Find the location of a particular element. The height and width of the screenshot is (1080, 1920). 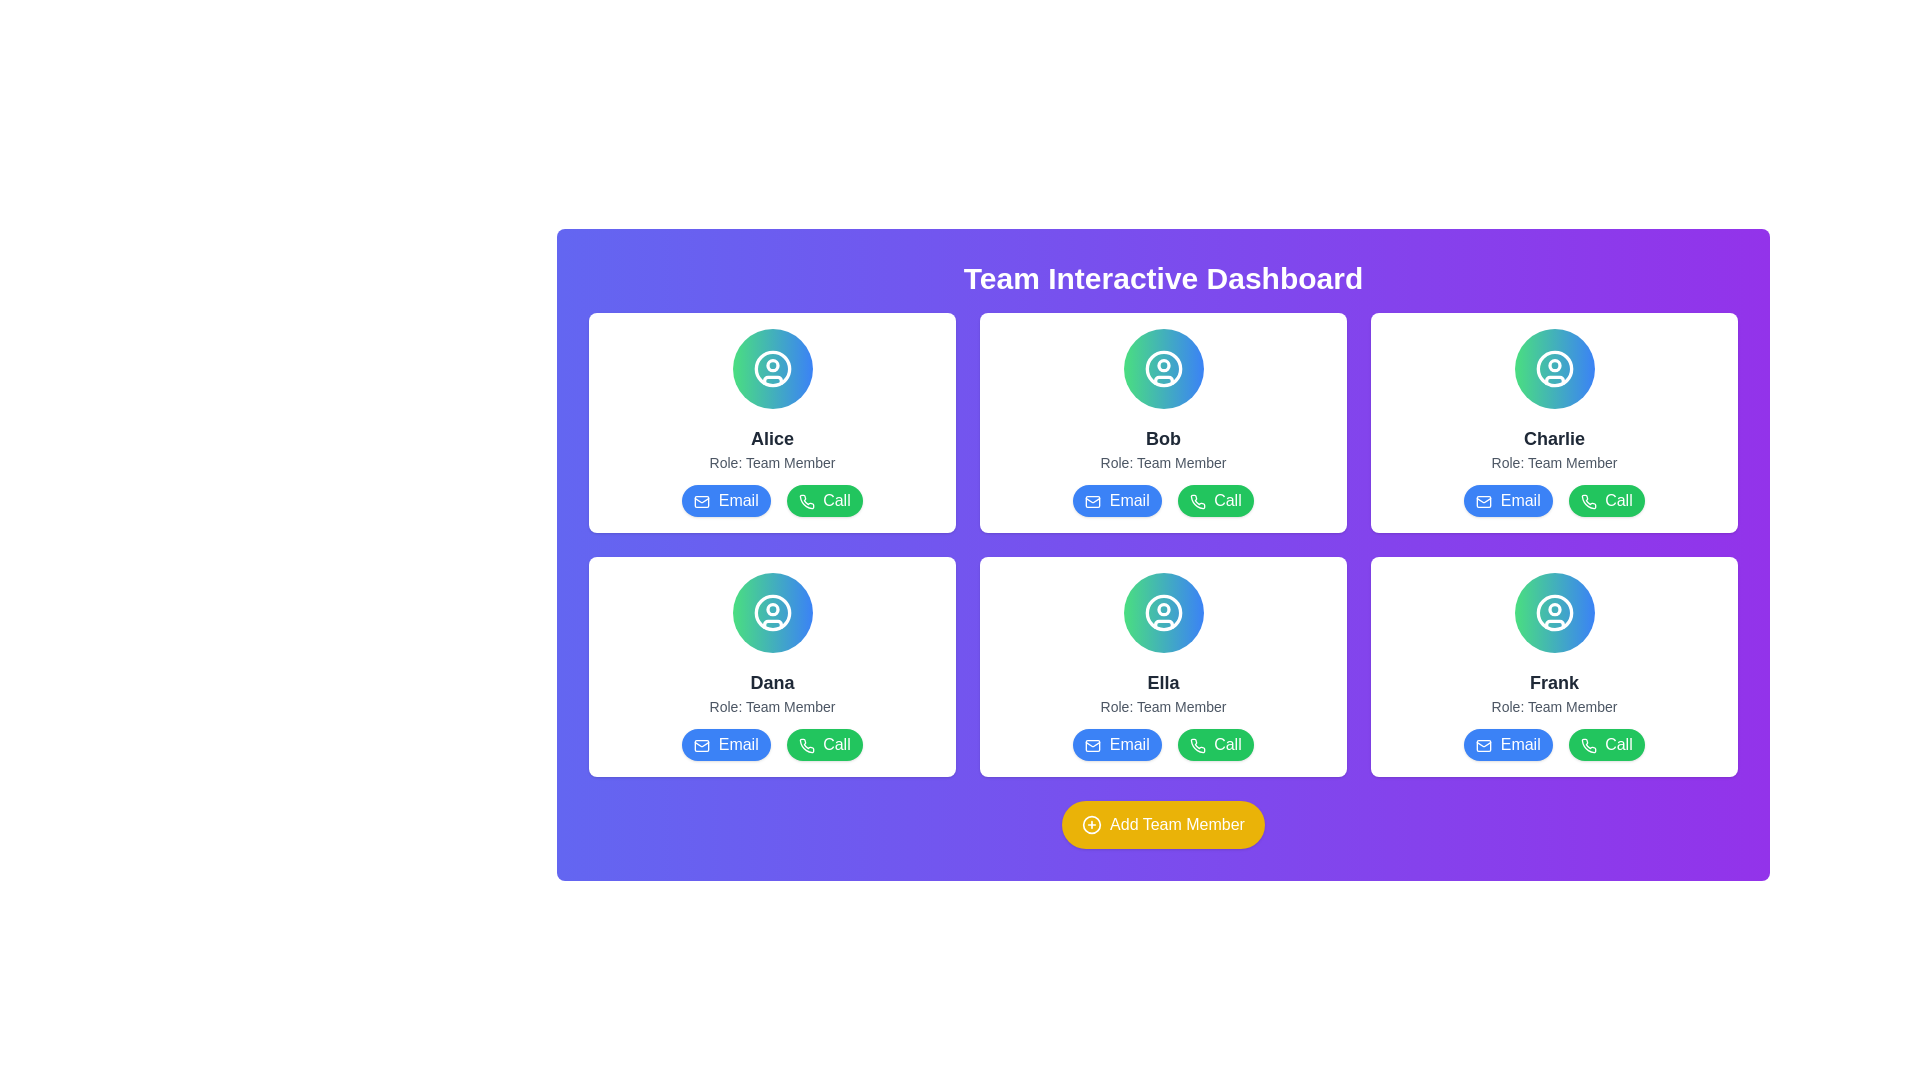

the small envelope-shaped icon located inside the 'Email' button, to the left of the 'Email' text, within the card representing the team member 'Charlie' in the upper right corner of the grid layout is located at coordinates (1484, 500).